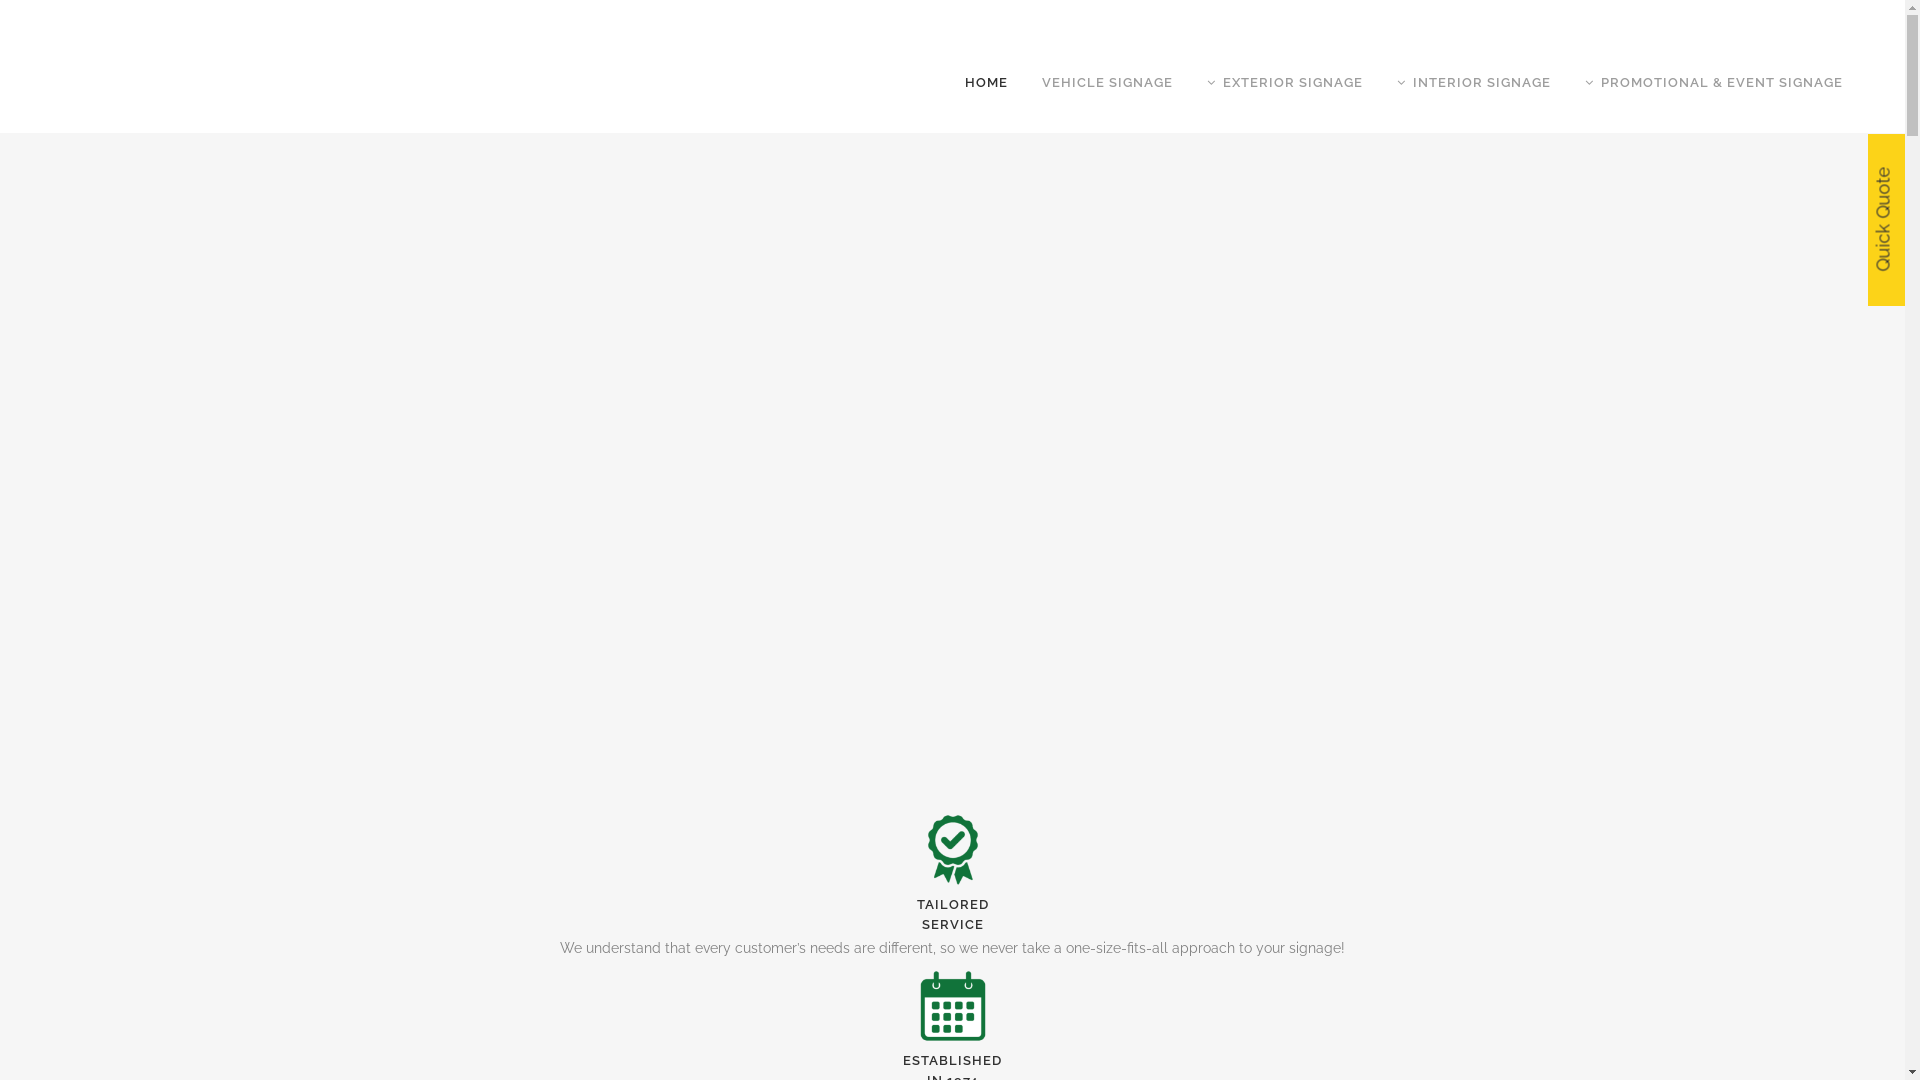  I want to click on '(08) 8345 3177', so click(1824, 16).